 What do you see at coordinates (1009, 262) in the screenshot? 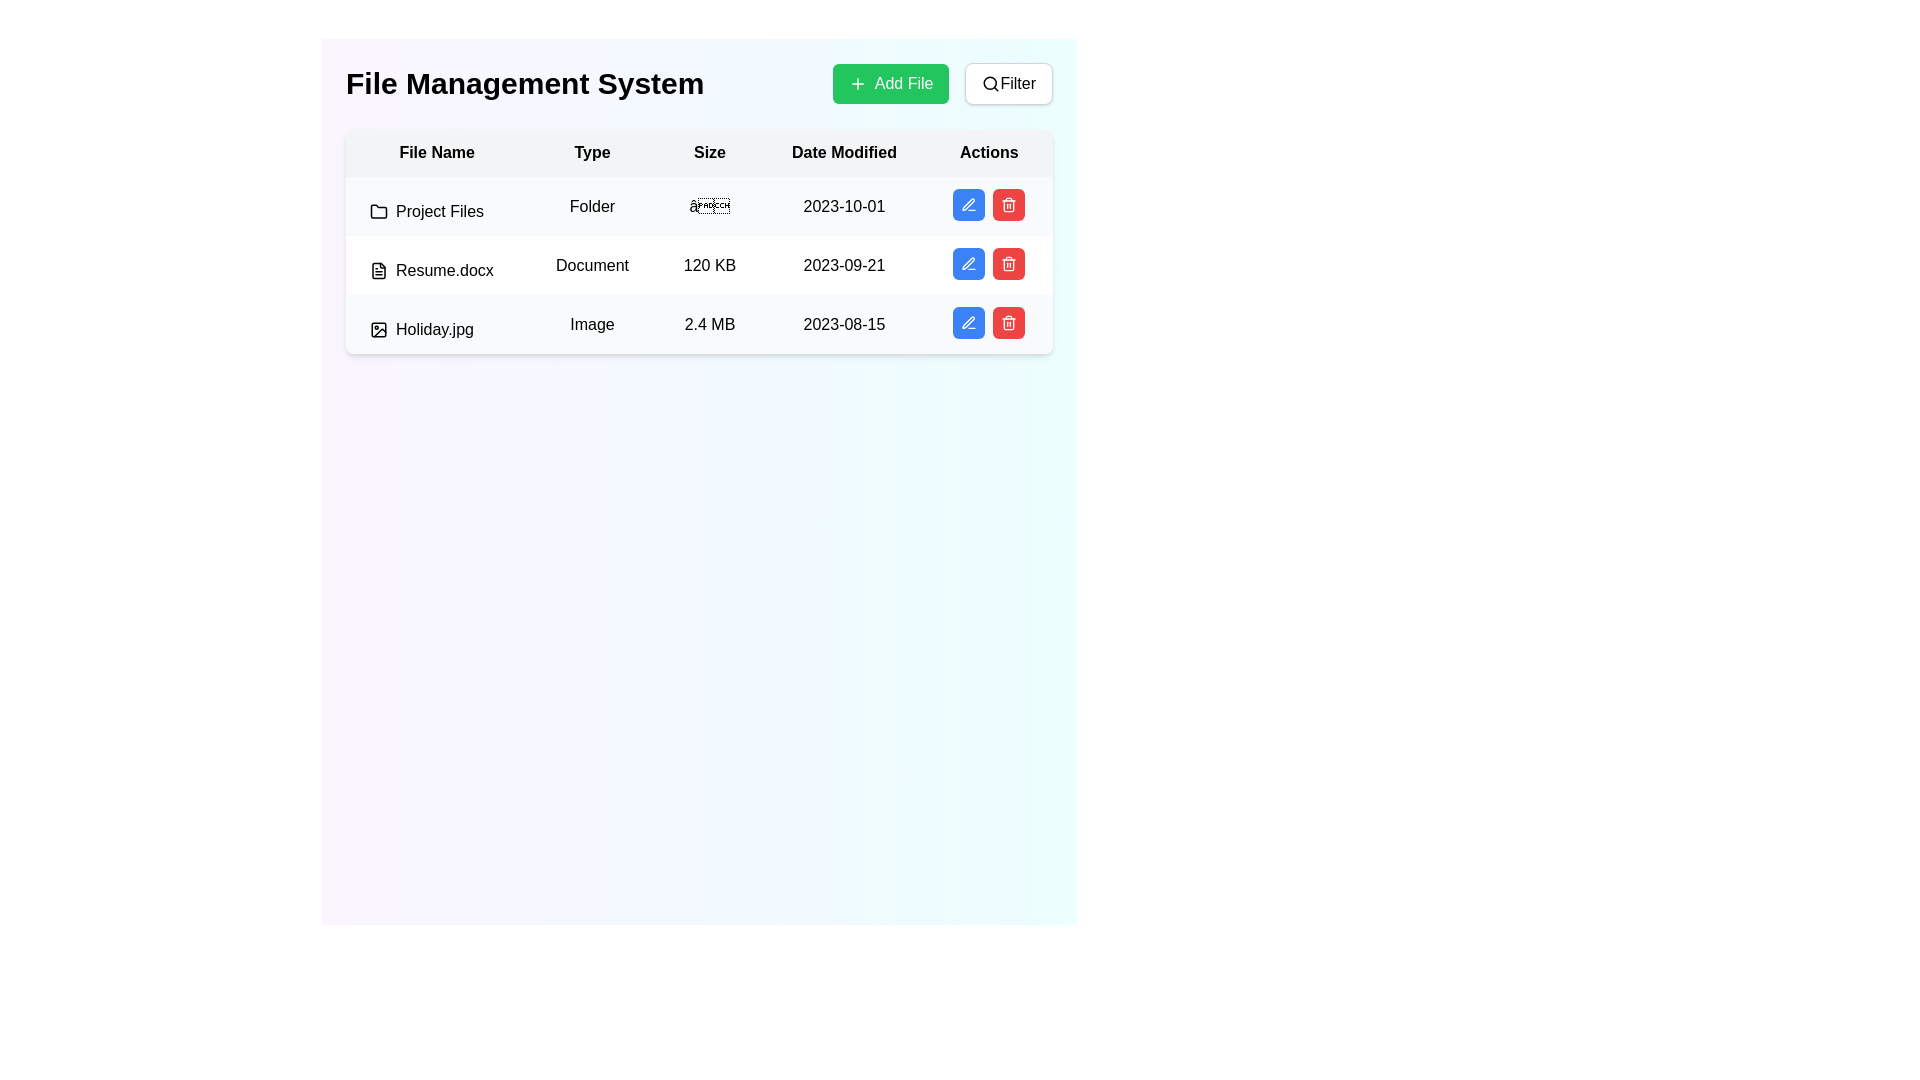
I see `the delete button located in the second row of the table's 'Actions' column` at bounding box center [1009, 262].